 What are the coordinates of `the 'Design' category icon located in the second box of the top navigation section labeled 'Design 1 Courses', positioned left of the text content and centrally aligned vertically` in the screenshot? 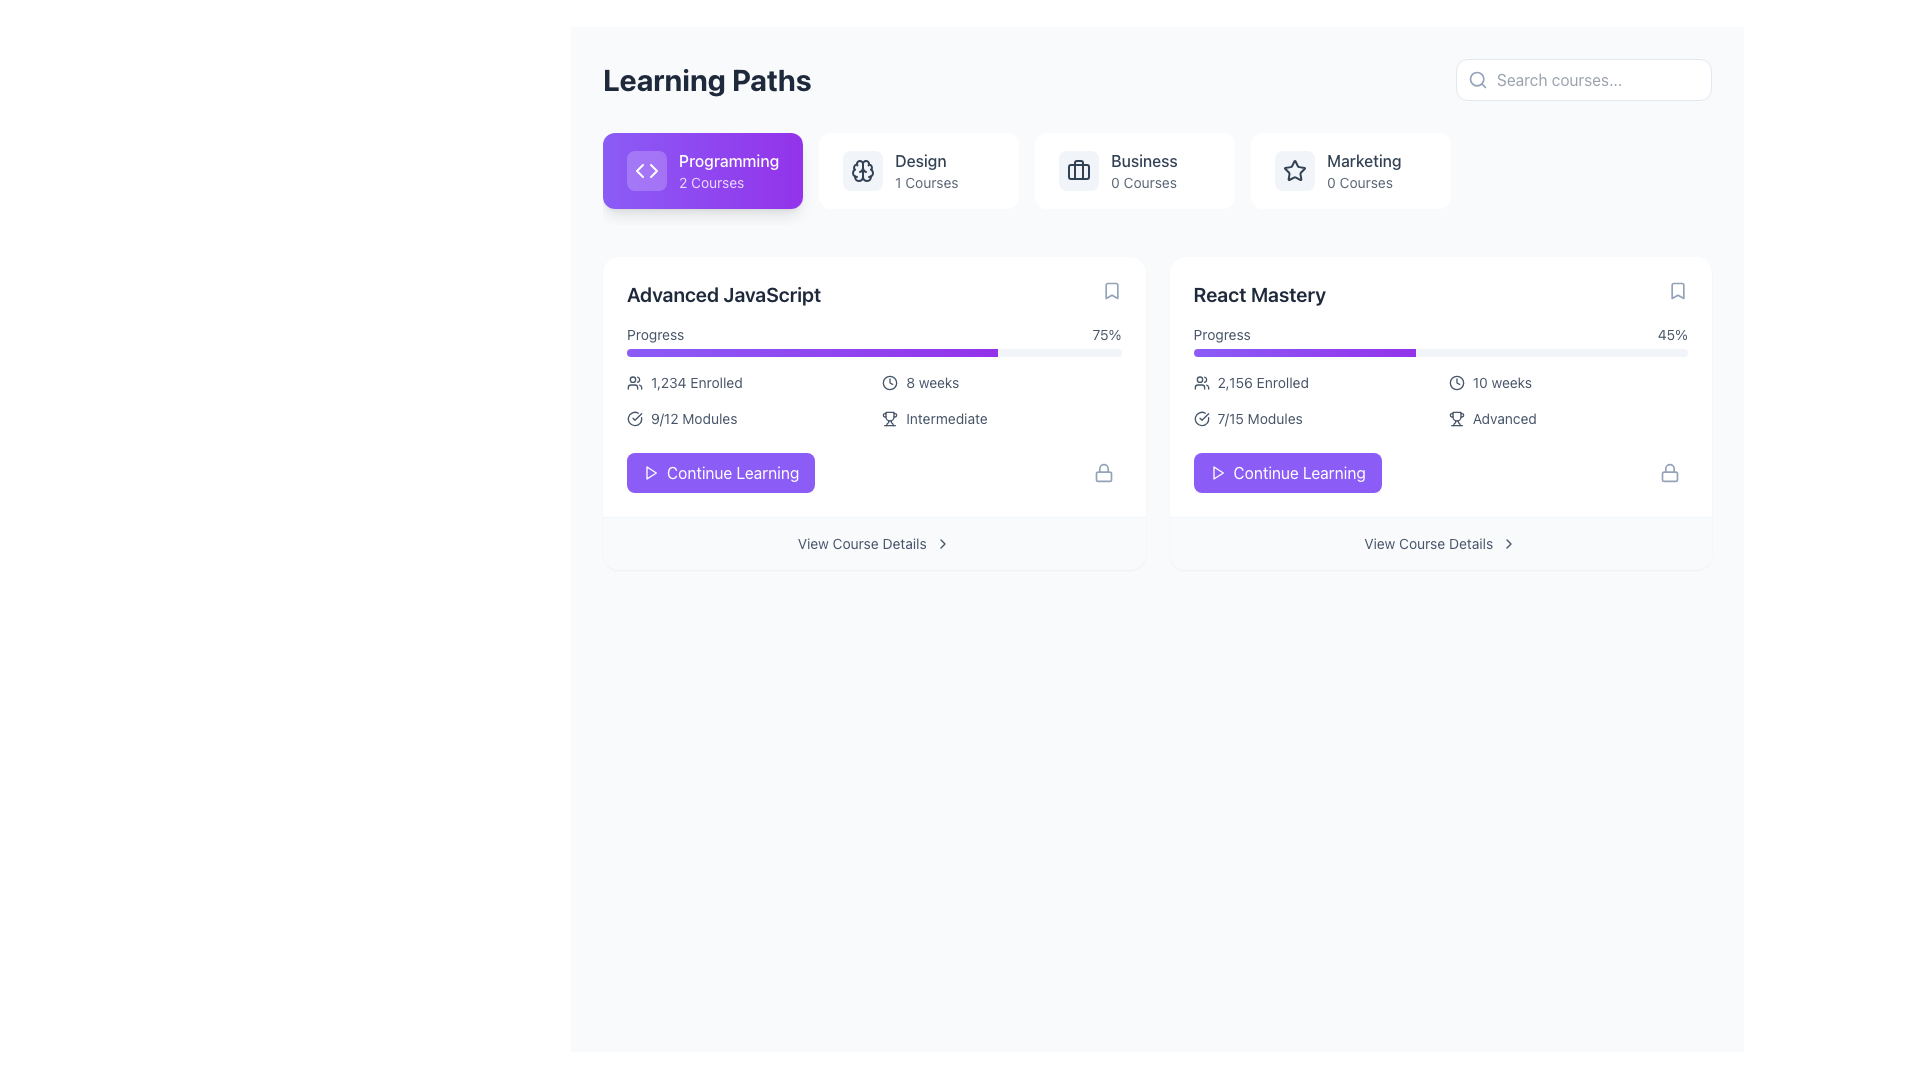 It's located at (863, 169).